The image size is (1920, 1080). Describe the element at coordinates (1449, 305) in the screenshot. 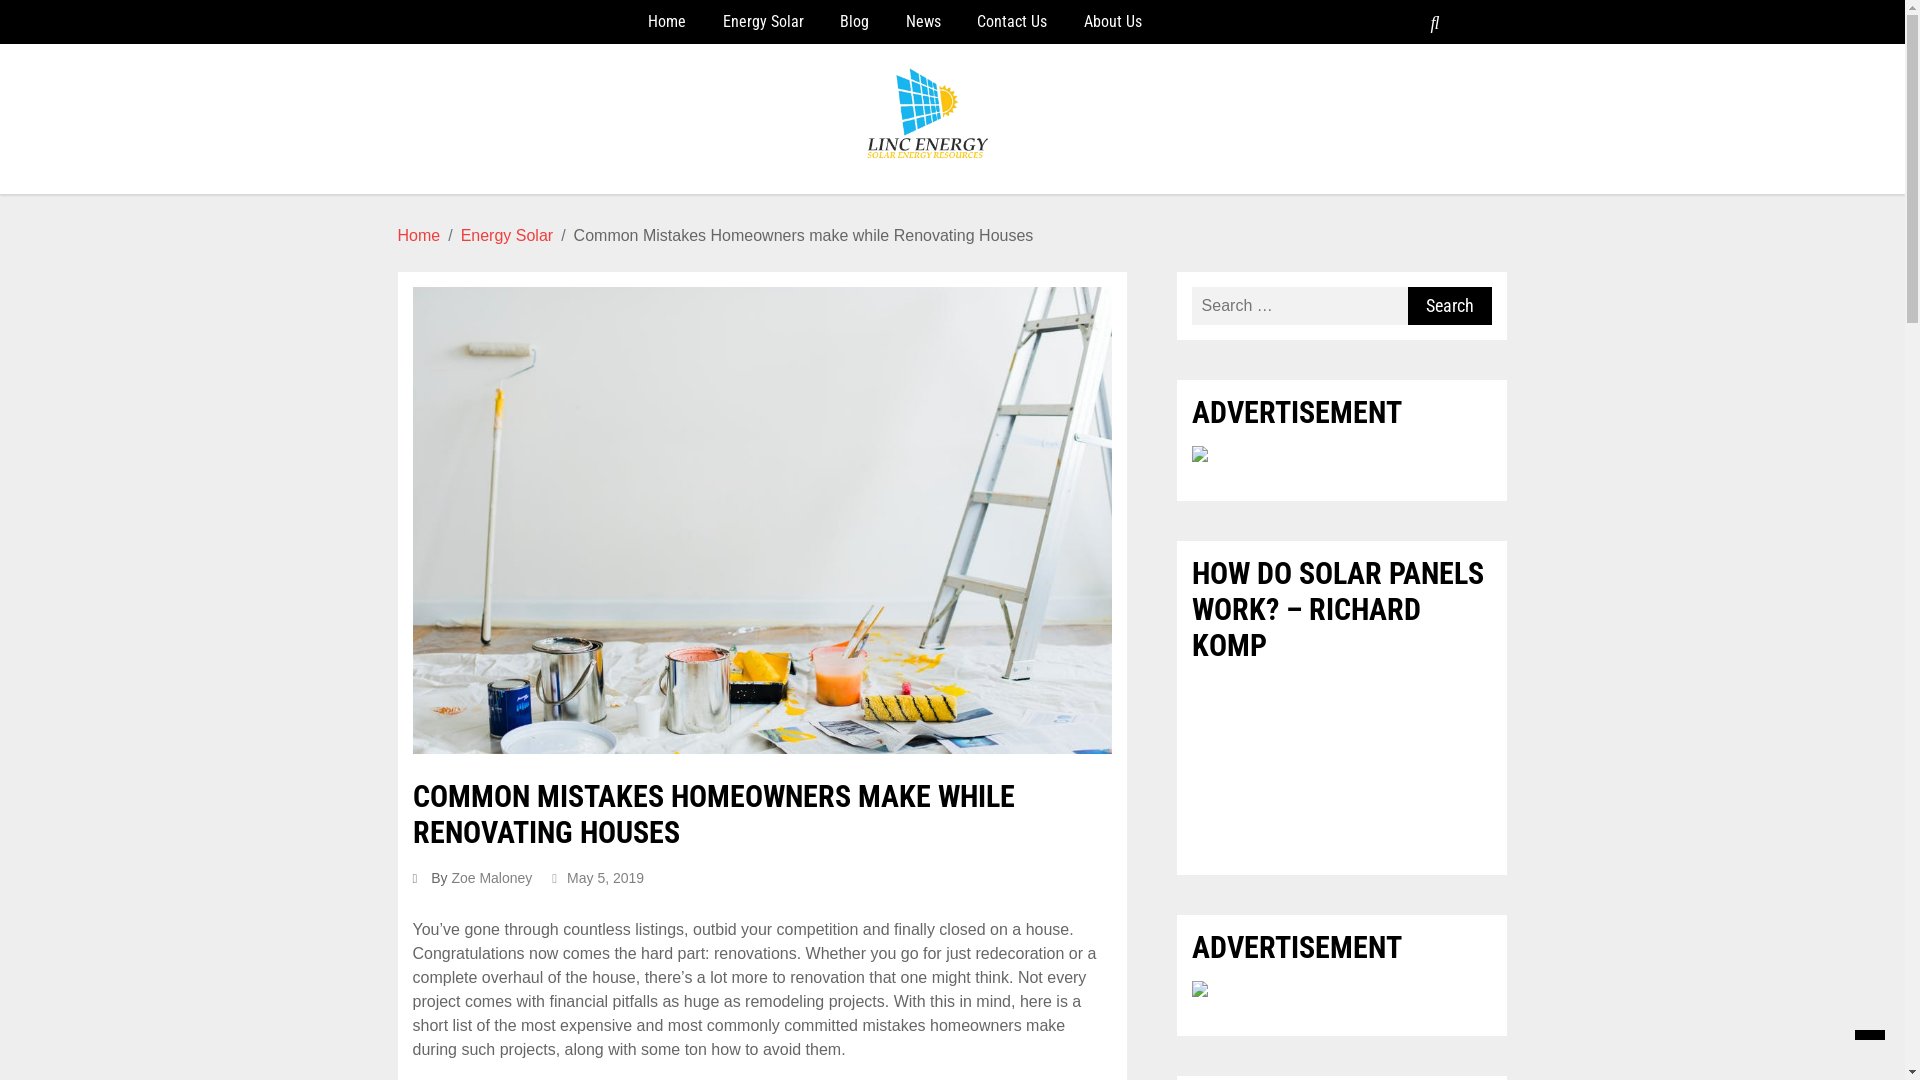

I see `'Search'` at that location.